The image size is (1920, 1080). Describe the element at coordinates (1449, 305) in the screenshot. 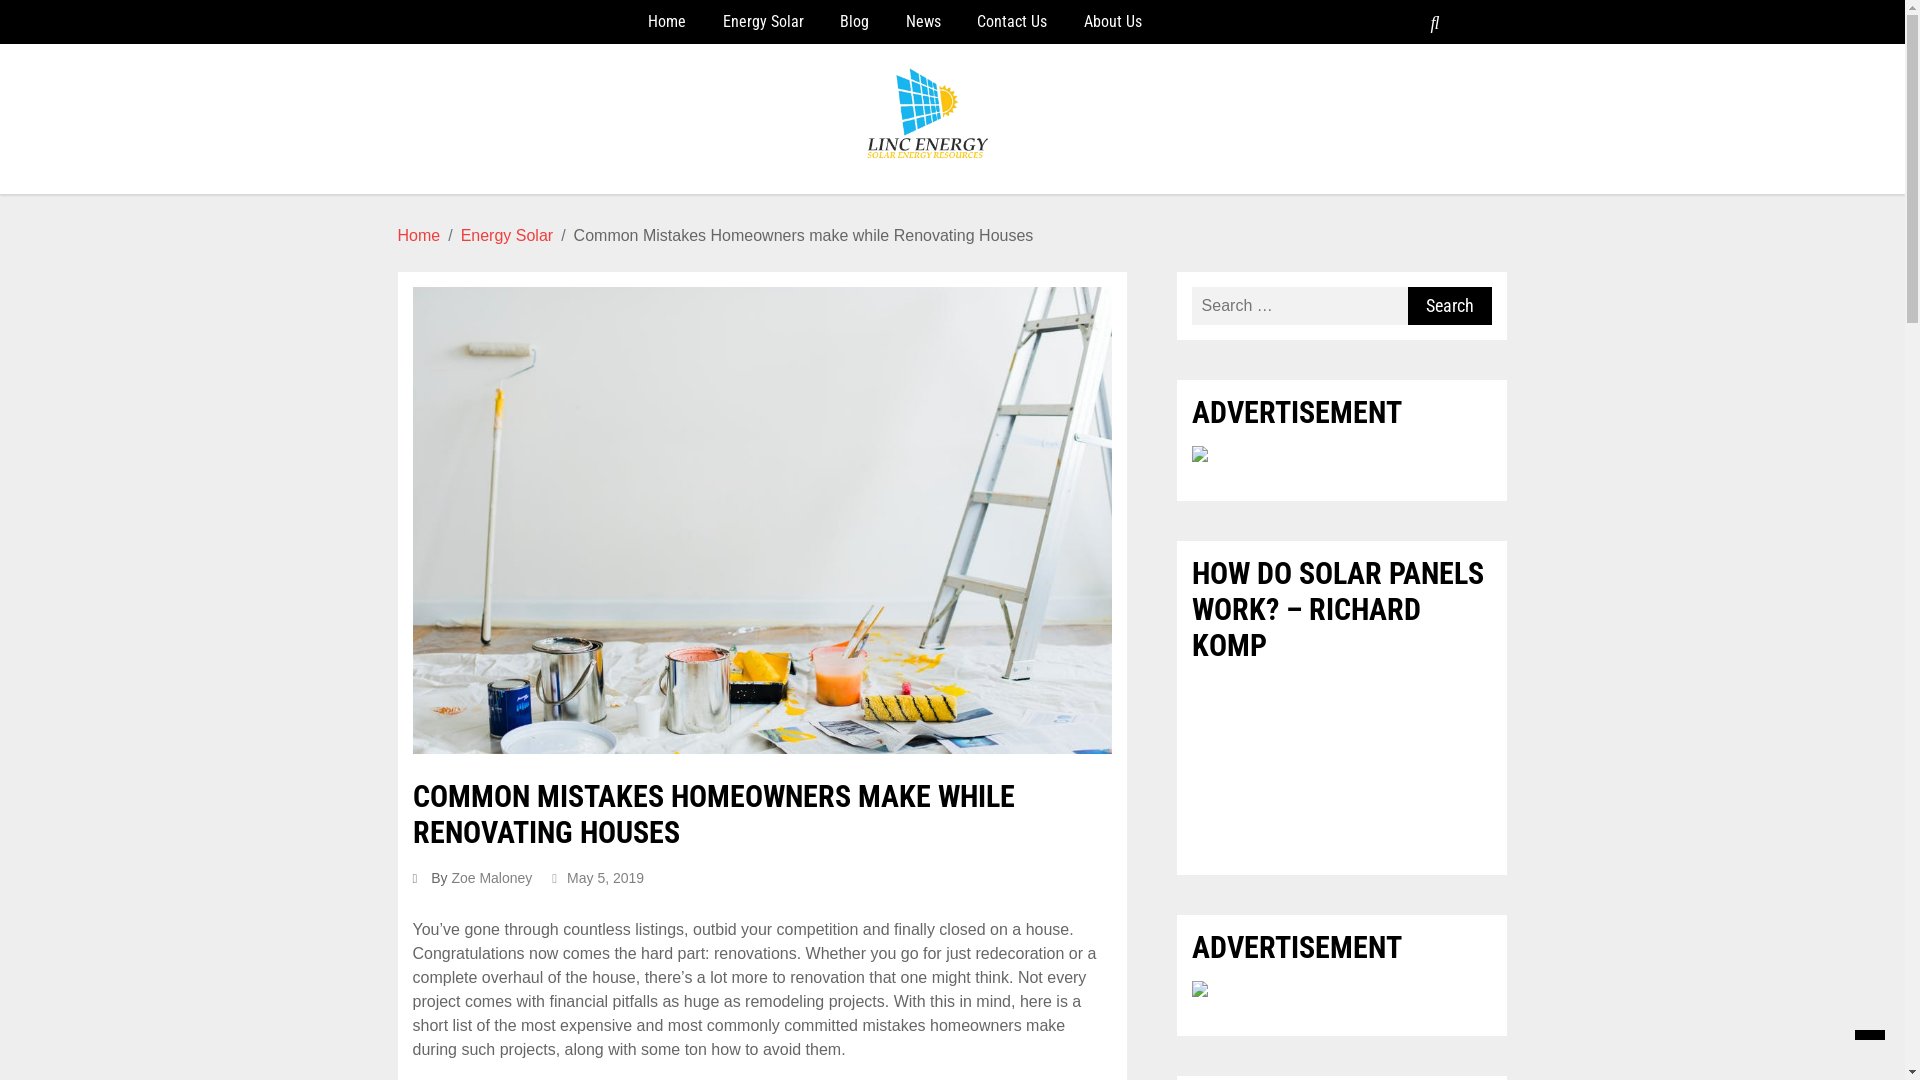

I see `'Search'` at that location.